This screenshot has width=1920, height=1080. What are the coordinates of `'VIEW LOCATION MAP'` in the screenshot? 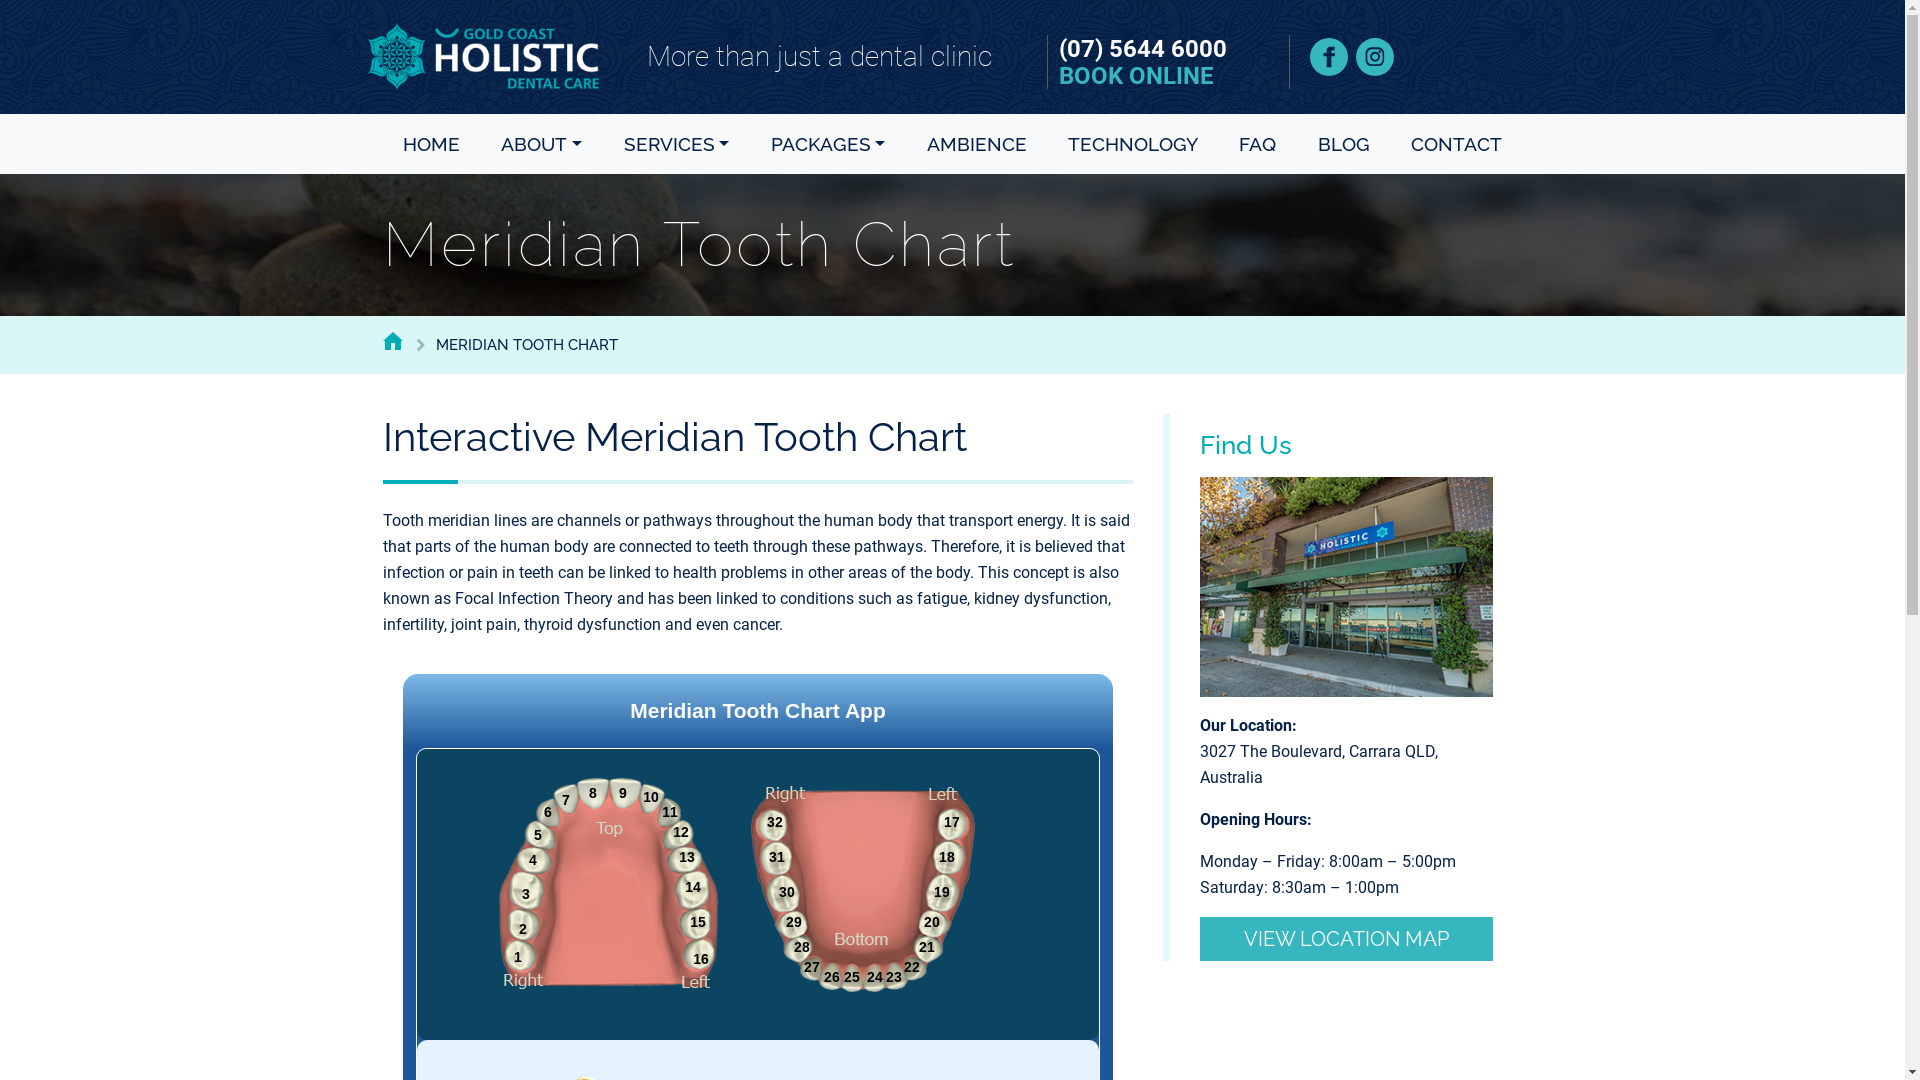 It's located at (1346, 938).